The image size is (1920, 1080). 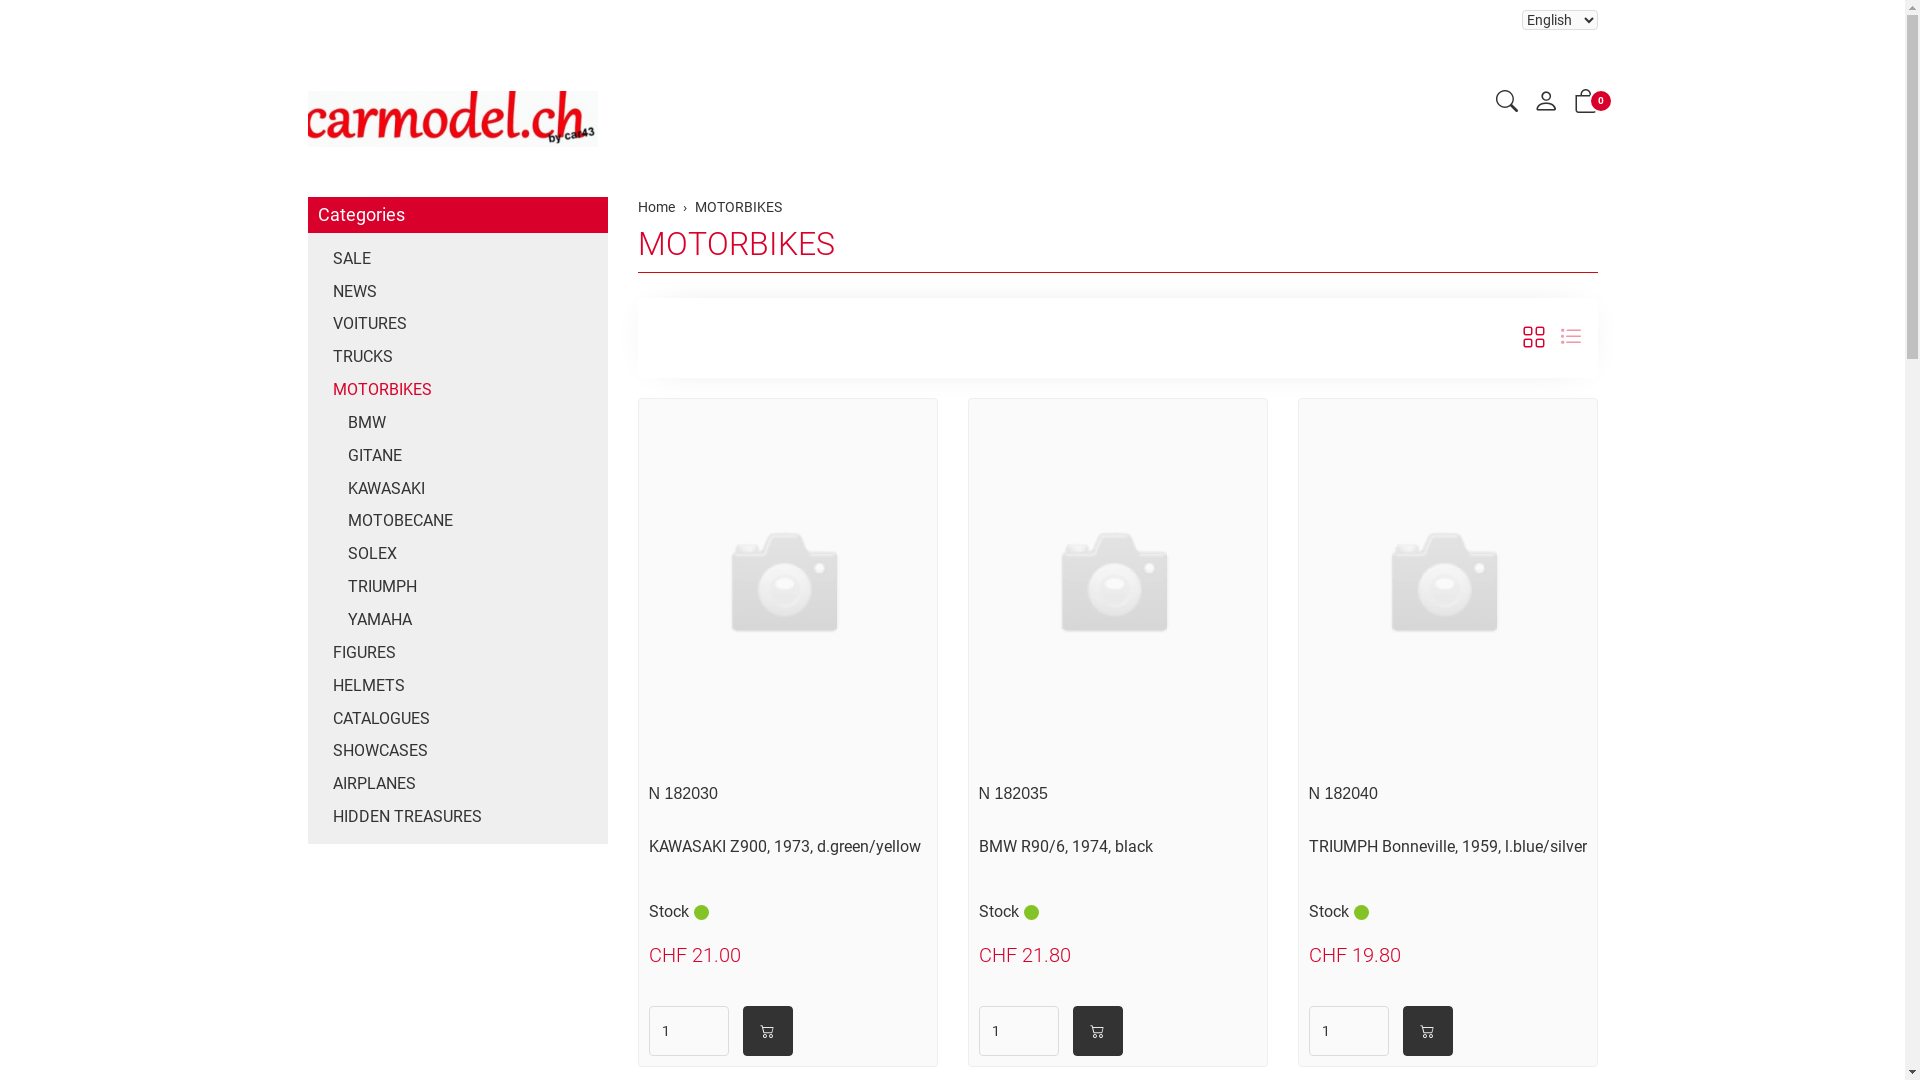 What do you see at coordinates (456, 422) in the screenshot?
I see `'BMW'` at bounding box center [456, 422].